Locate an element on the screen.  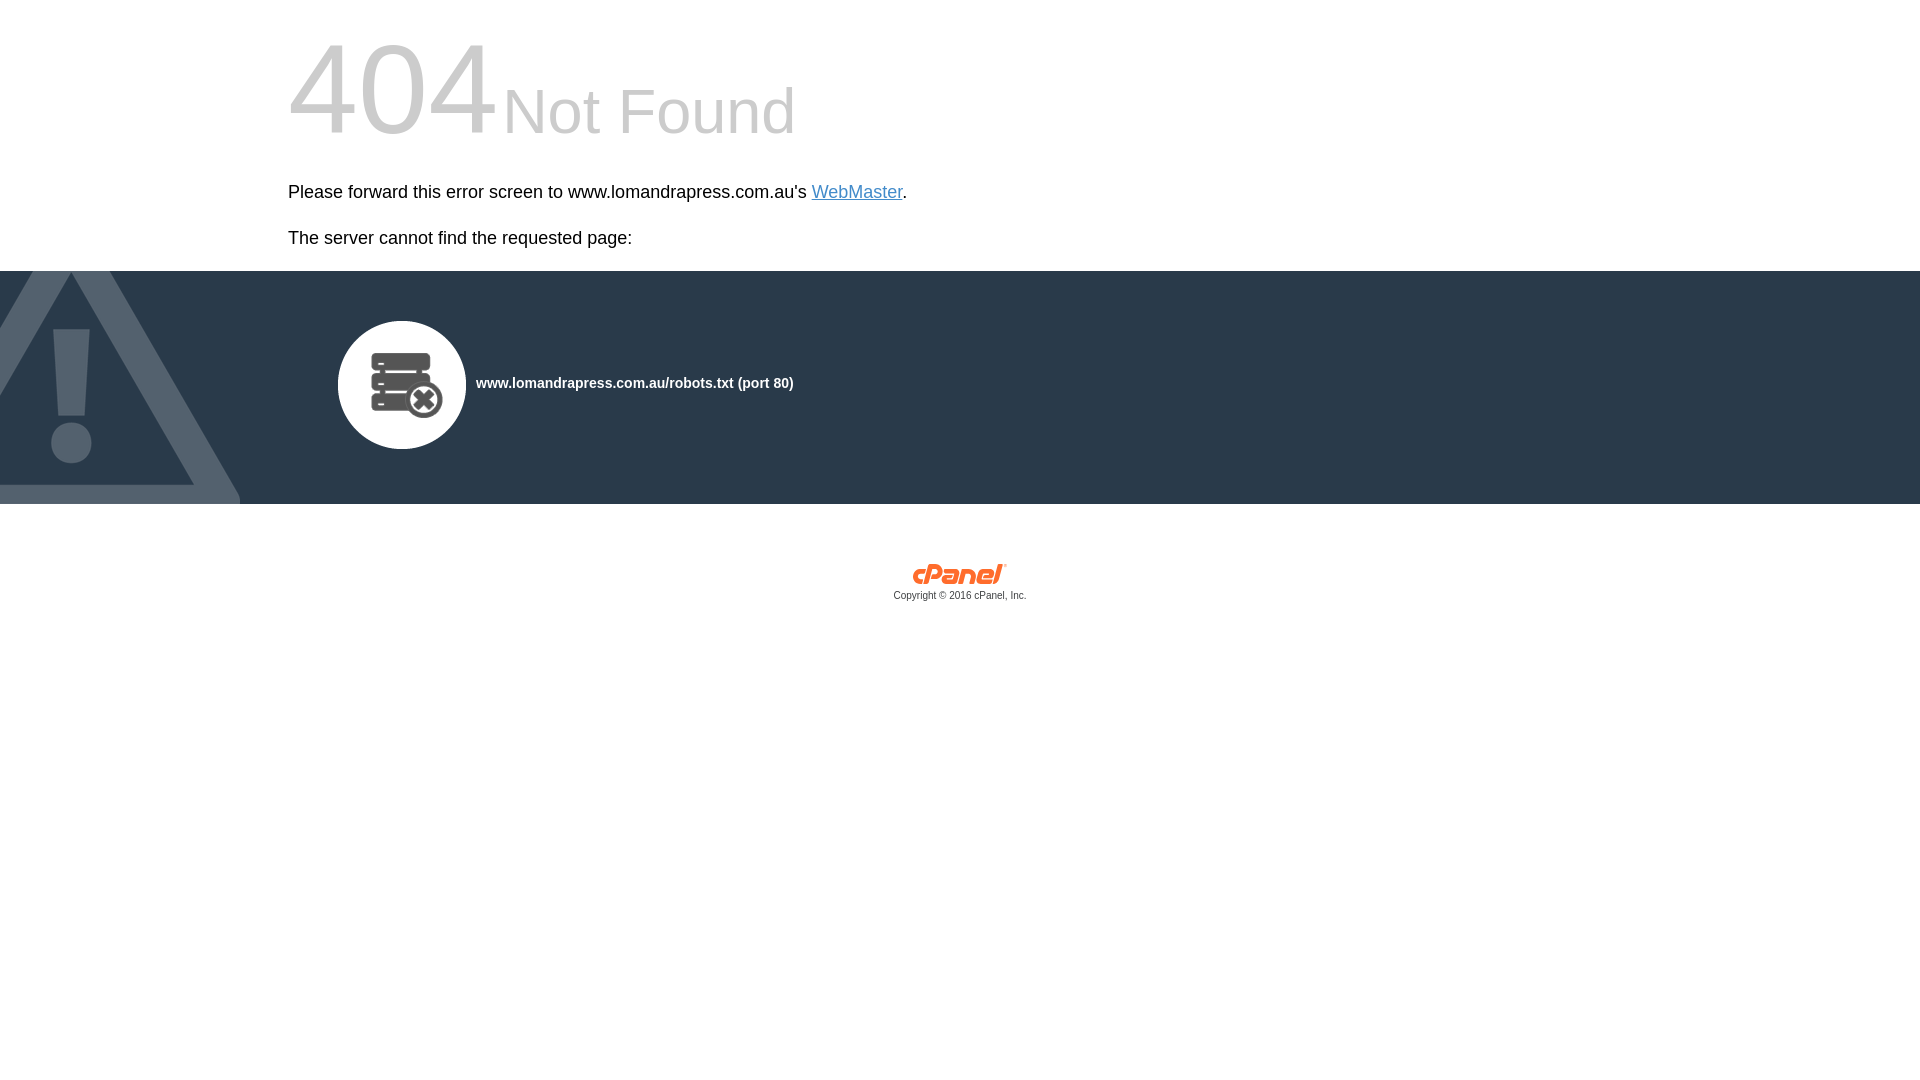
'WebMaster' is located at coordinates (857, 192).